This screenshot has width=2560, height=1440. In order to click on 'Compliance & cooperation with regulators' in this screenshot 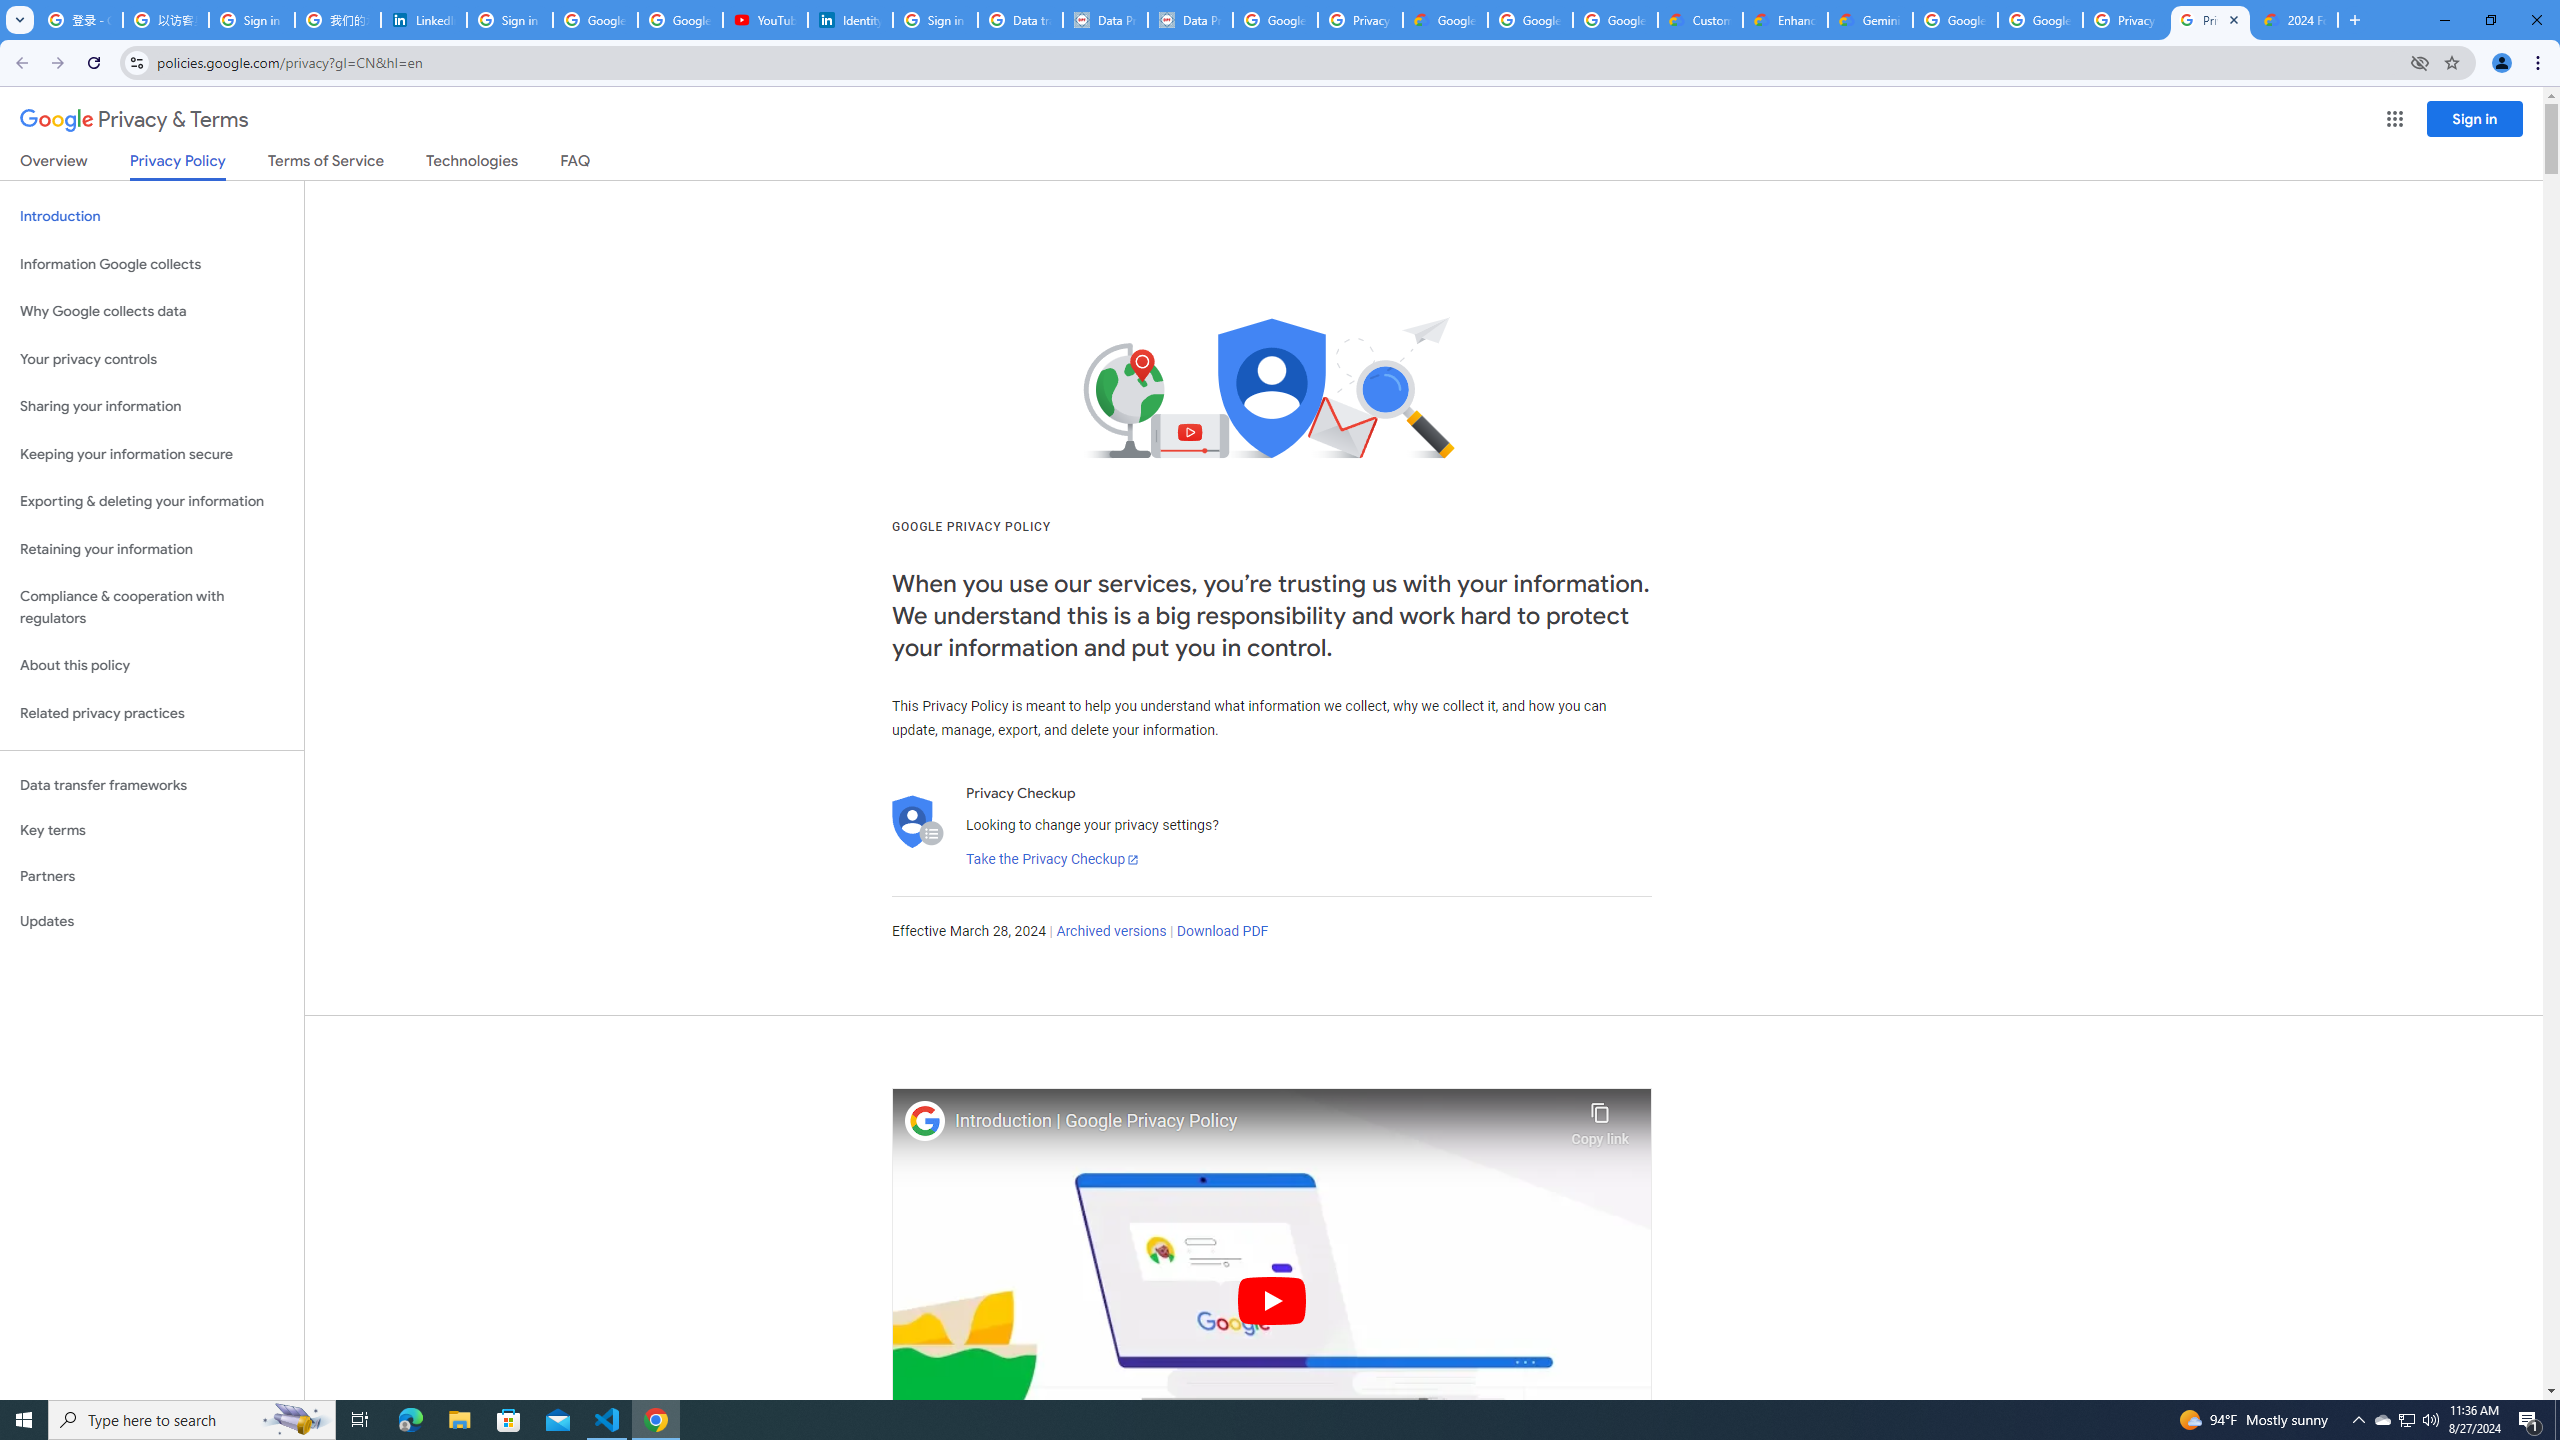, I will do `click(151, 608)`.